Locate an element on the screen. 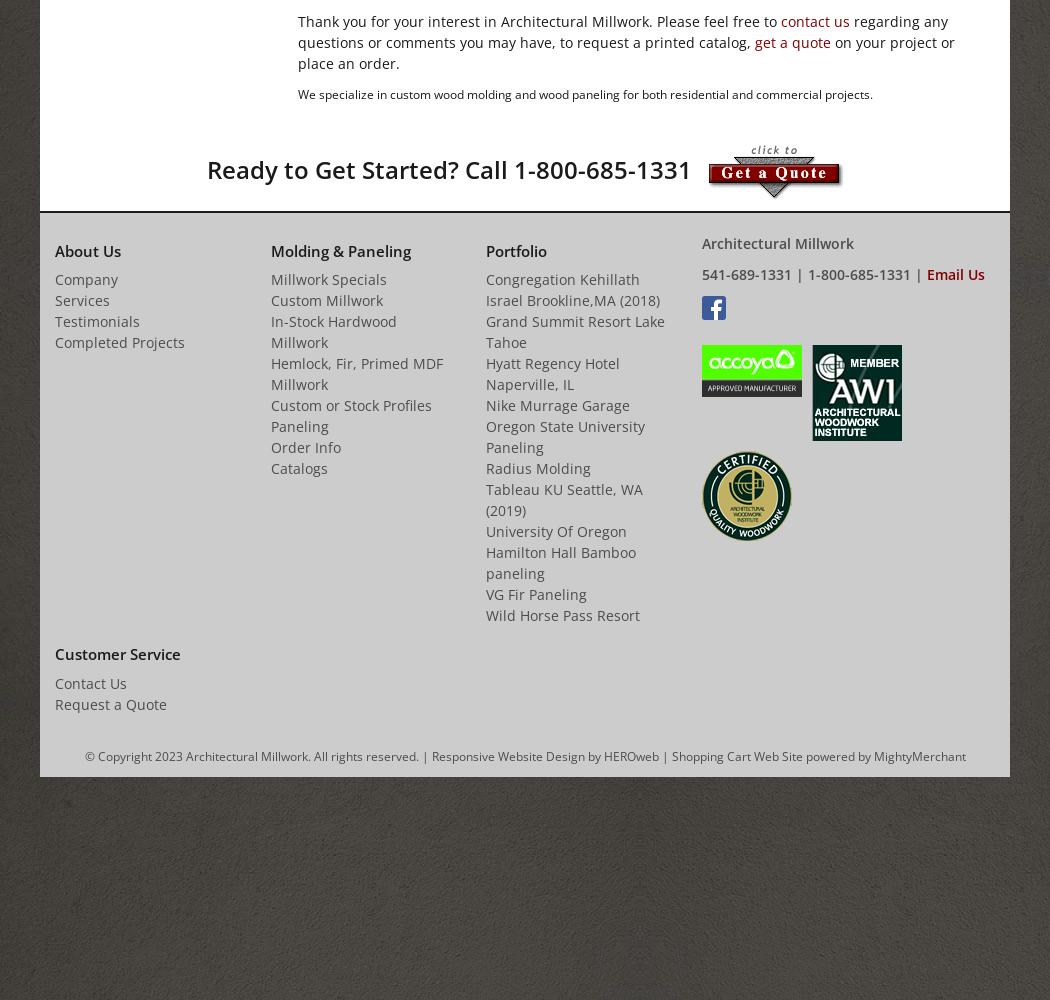 This screenshot has width=1050, height=1000. 'get a quote' is located at coordinates (791, 41).